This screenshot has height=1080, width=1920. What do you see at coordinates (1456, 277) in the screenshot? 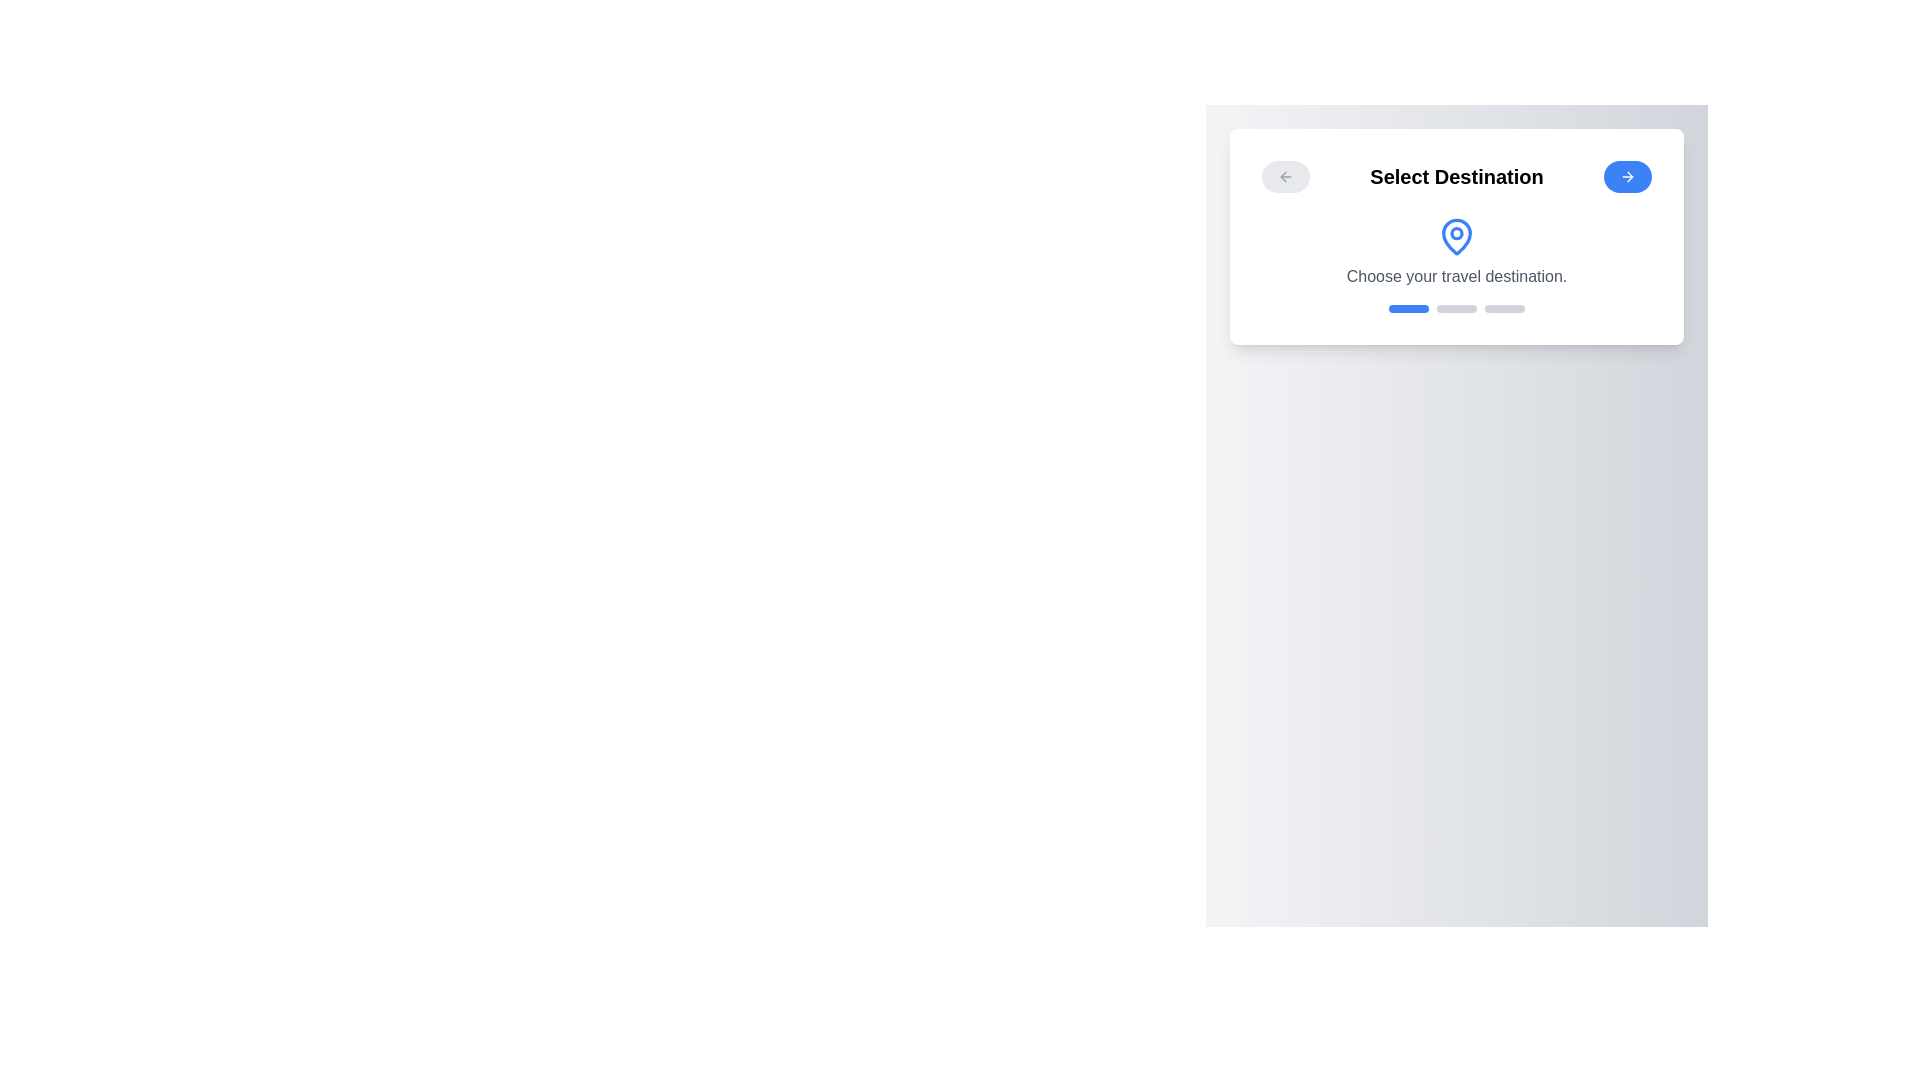
I see `the text label that reads 'Choose your travel destination.' which is styled in gray font and positioned below a map pin icon within a white rectangular card` at bounding box center [1456, 277].